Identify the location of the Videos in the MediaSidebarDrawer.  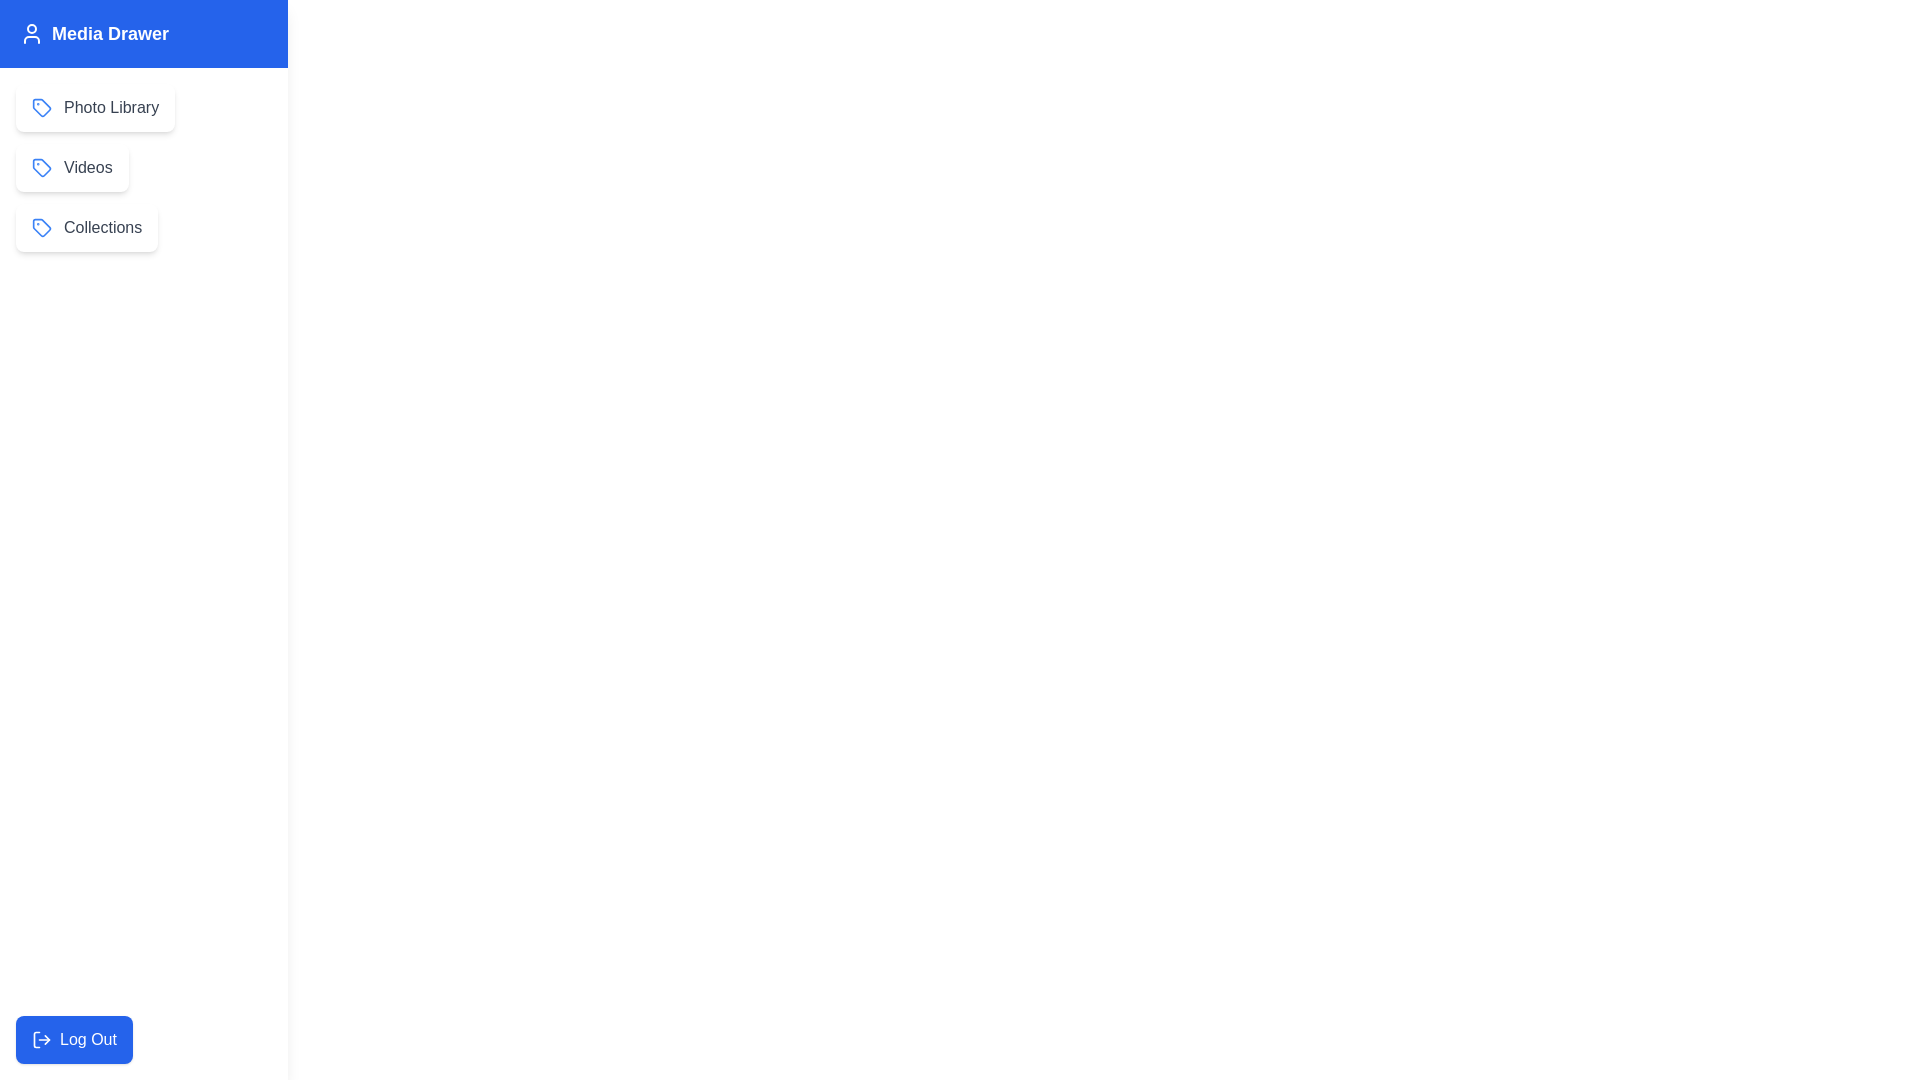
(72, 167).